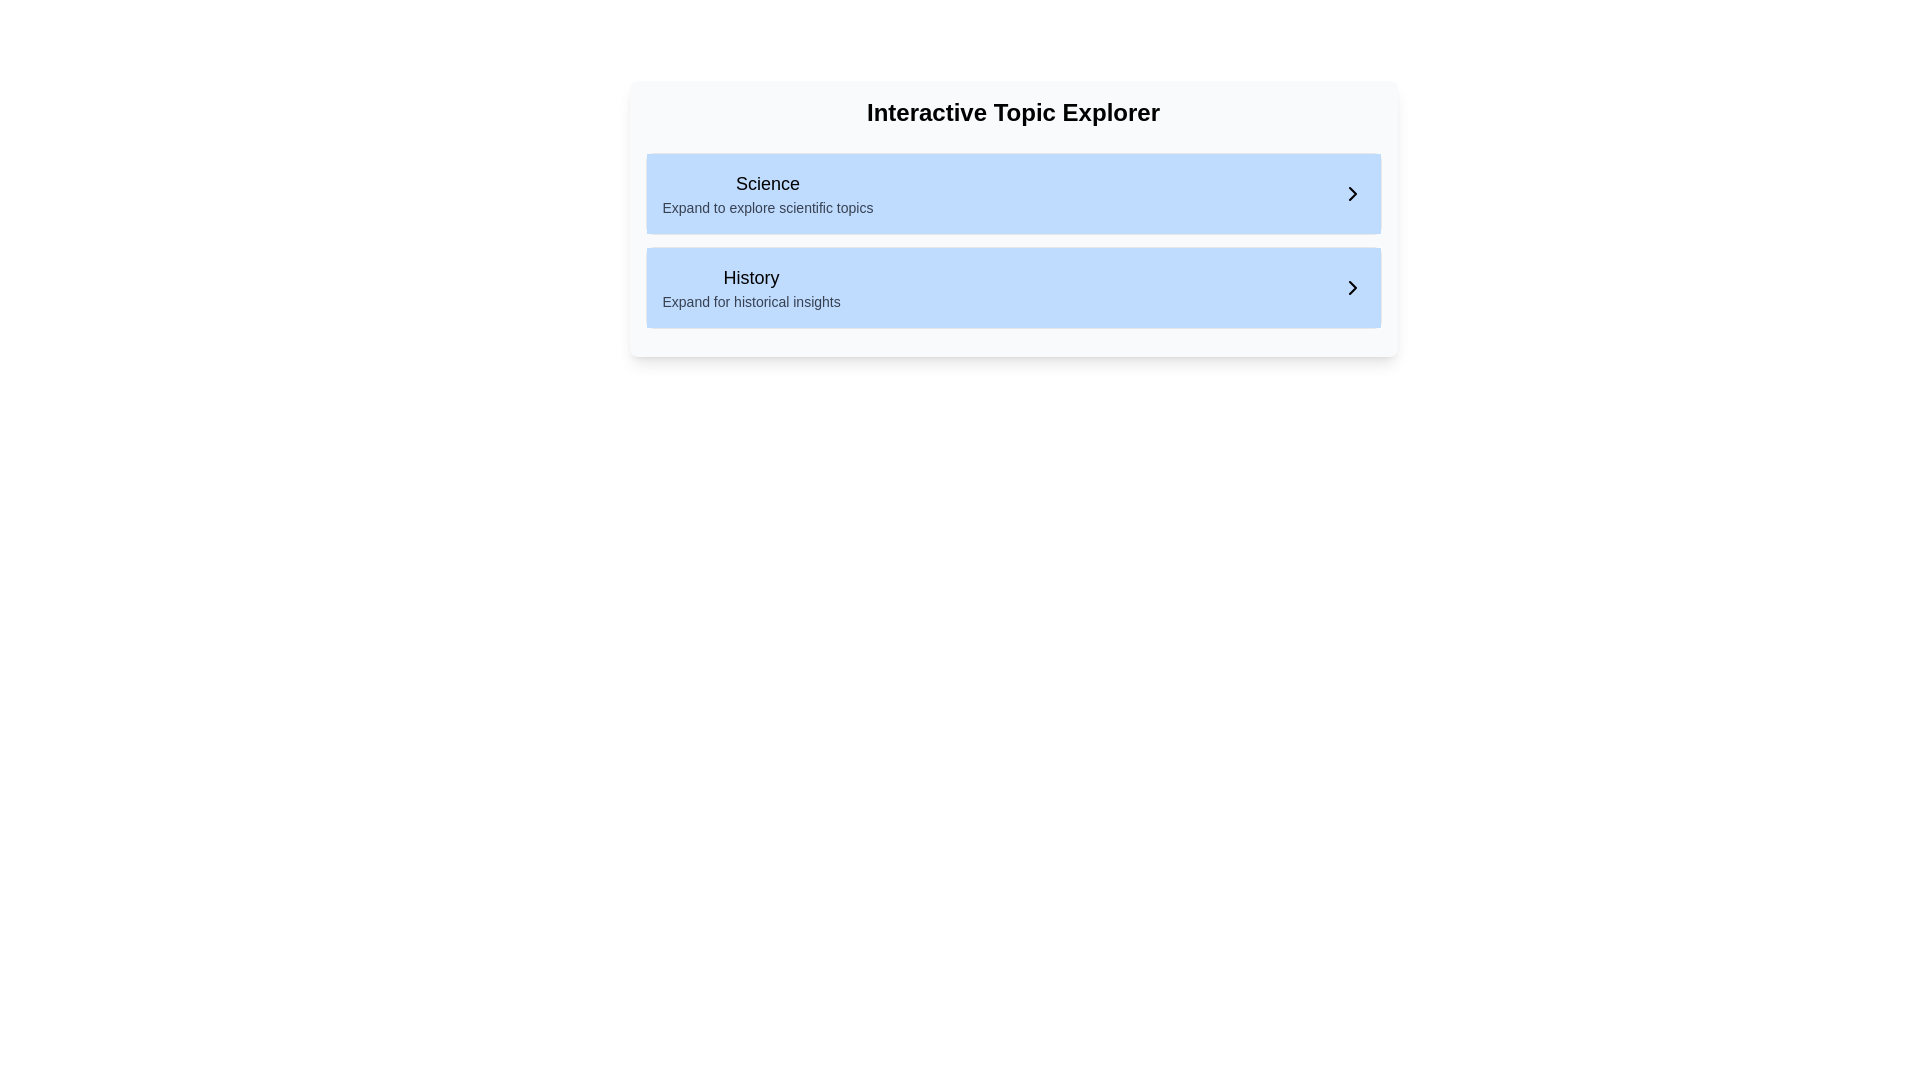 Image resolution: width=1920 pixels, height=1080 pixels. Describe the element at coordinates (1352, 193) in the screenshot. I see `keyboard navigation` at that location.